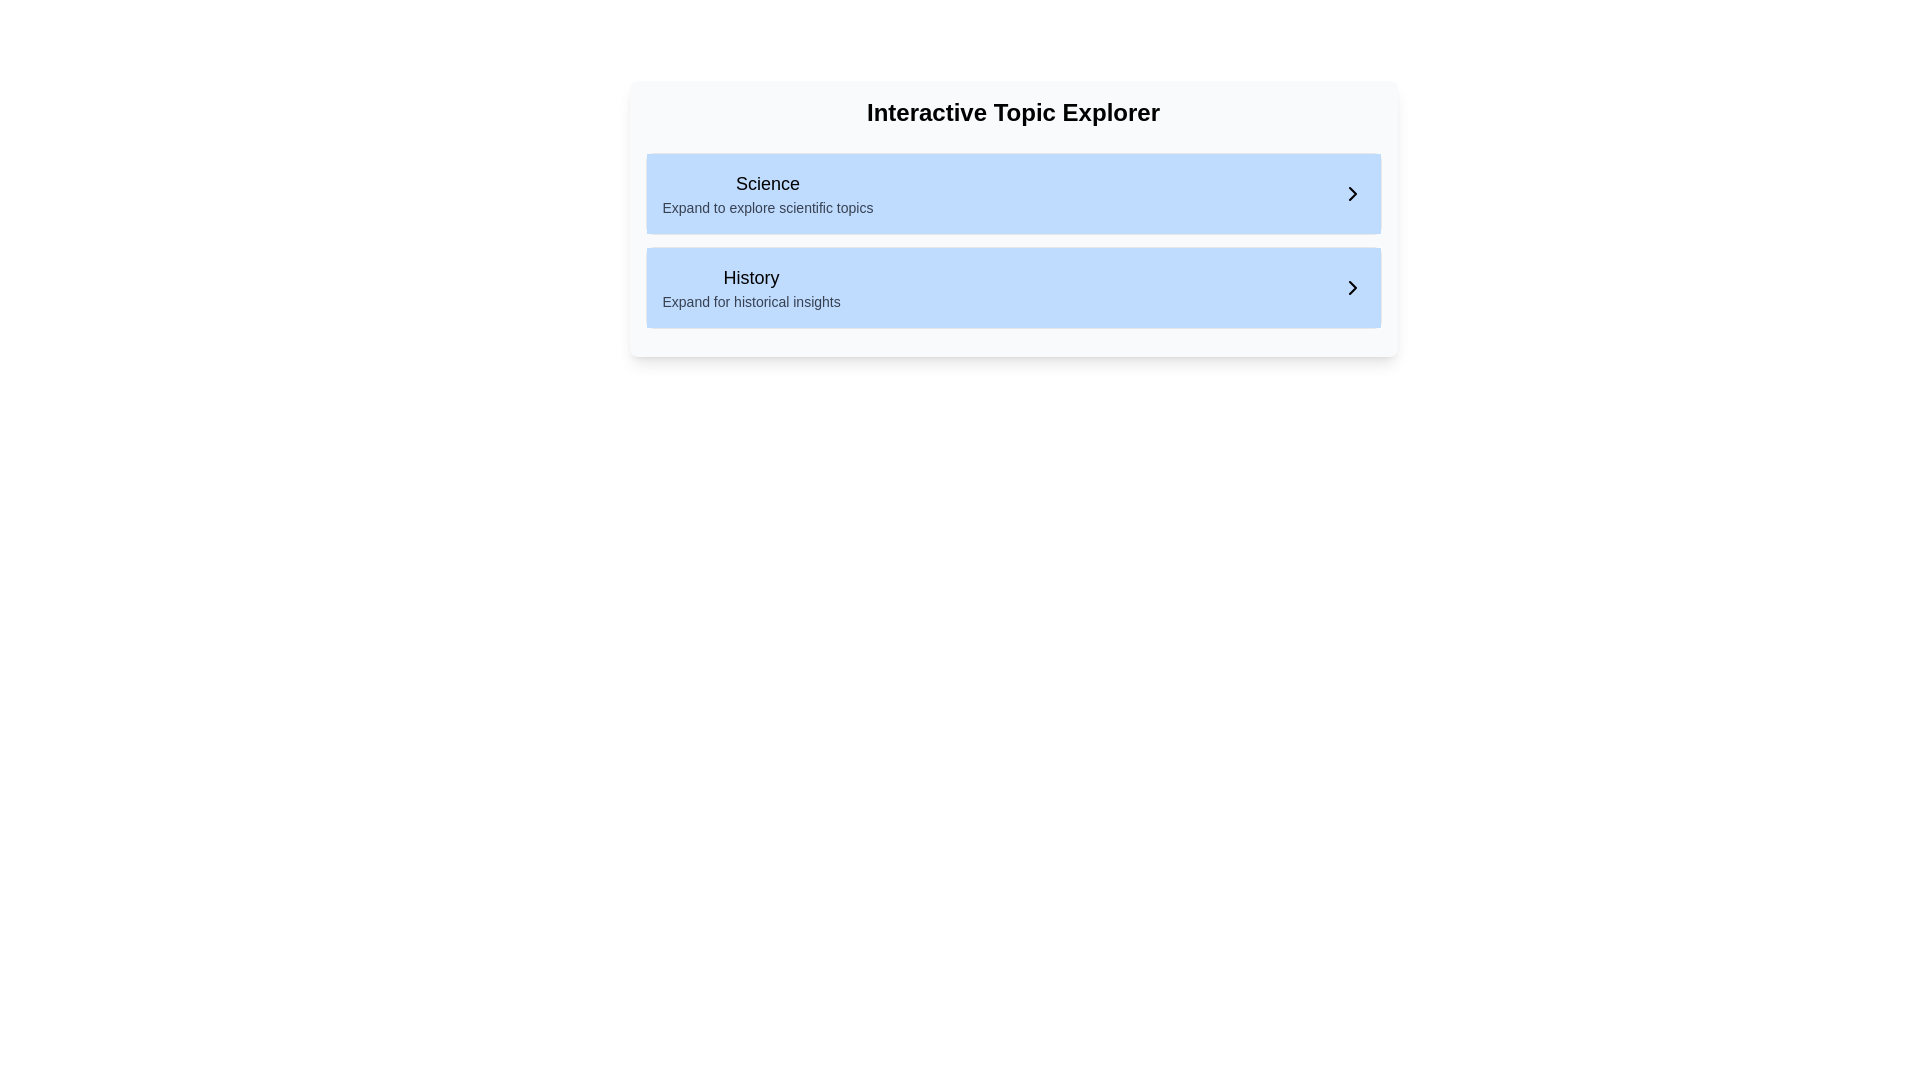 Image resolution: width=1920 pixels, height=1080 pixels. Describe the element at coordinates (1352, 193) in the screenshot. I see `keyboard navigation` at that location.